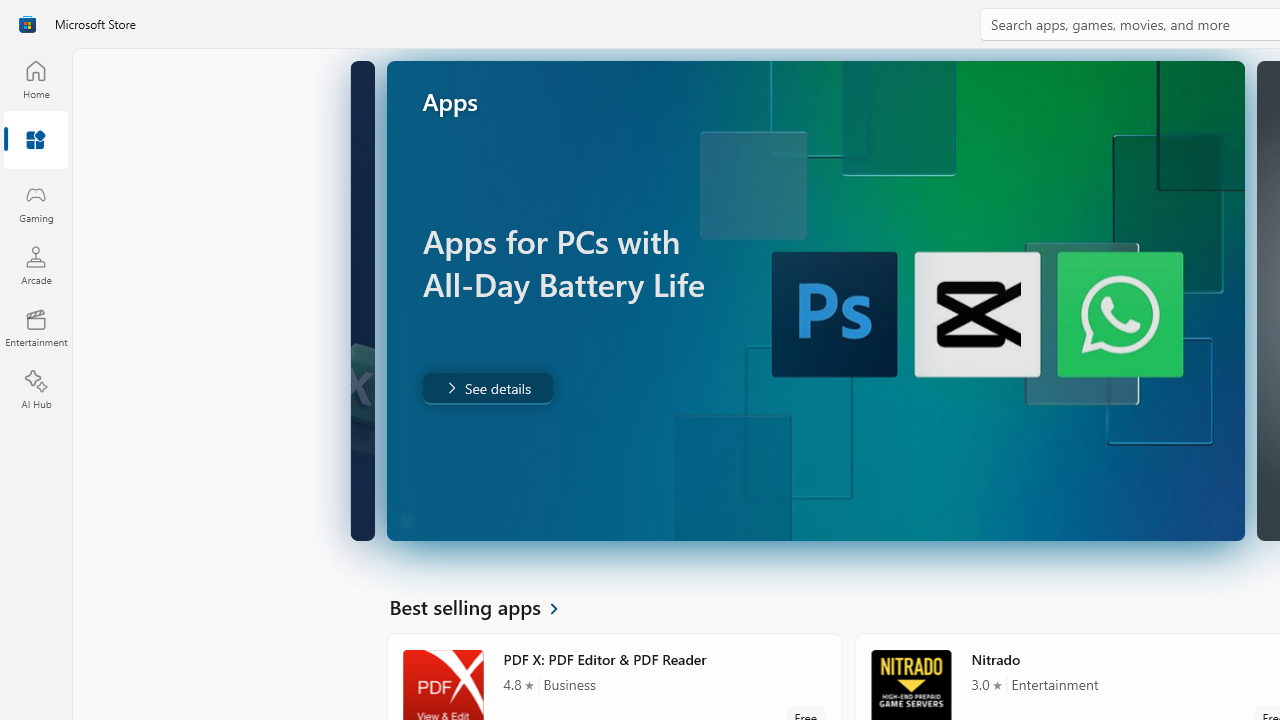 The height and width of the screenshot is (720, 1280). Describe the element at coordinates (815, 300) in the screenshot. I see `'AutomationID: Image'` at that location.